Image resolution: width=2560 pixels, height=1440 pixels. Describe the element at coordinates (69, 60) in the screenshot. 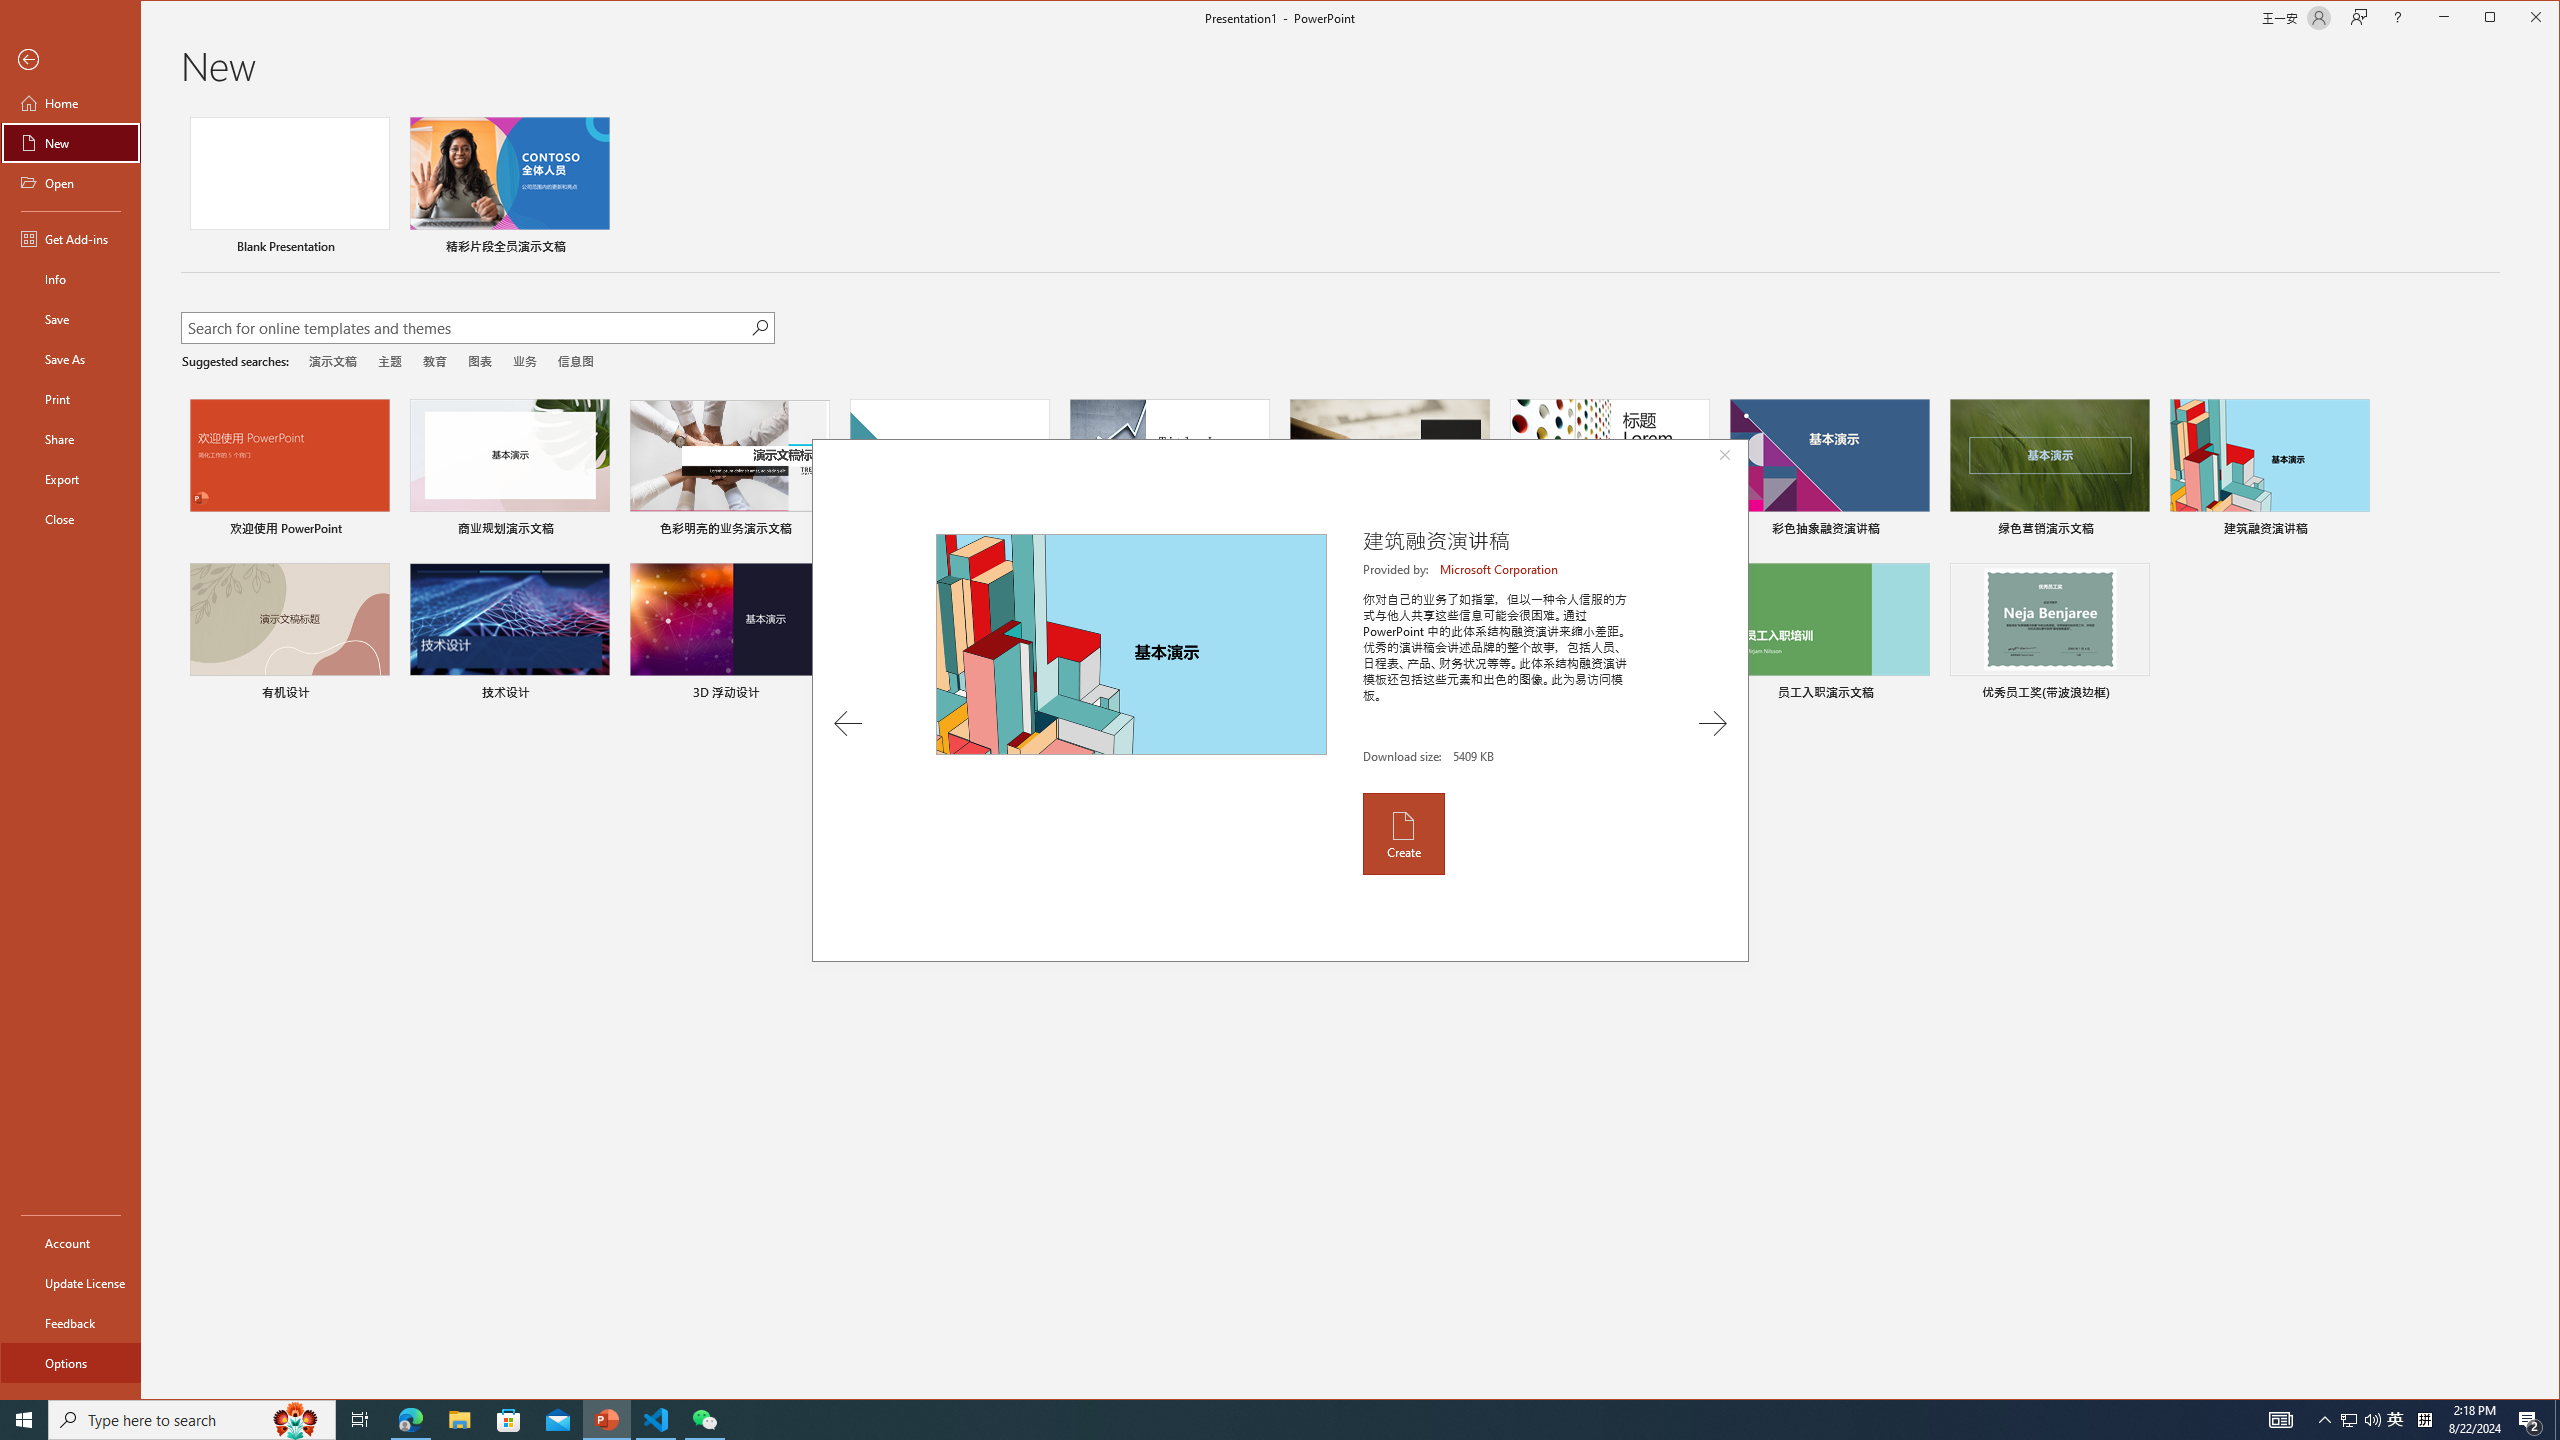

I see `'Back'` at that location.